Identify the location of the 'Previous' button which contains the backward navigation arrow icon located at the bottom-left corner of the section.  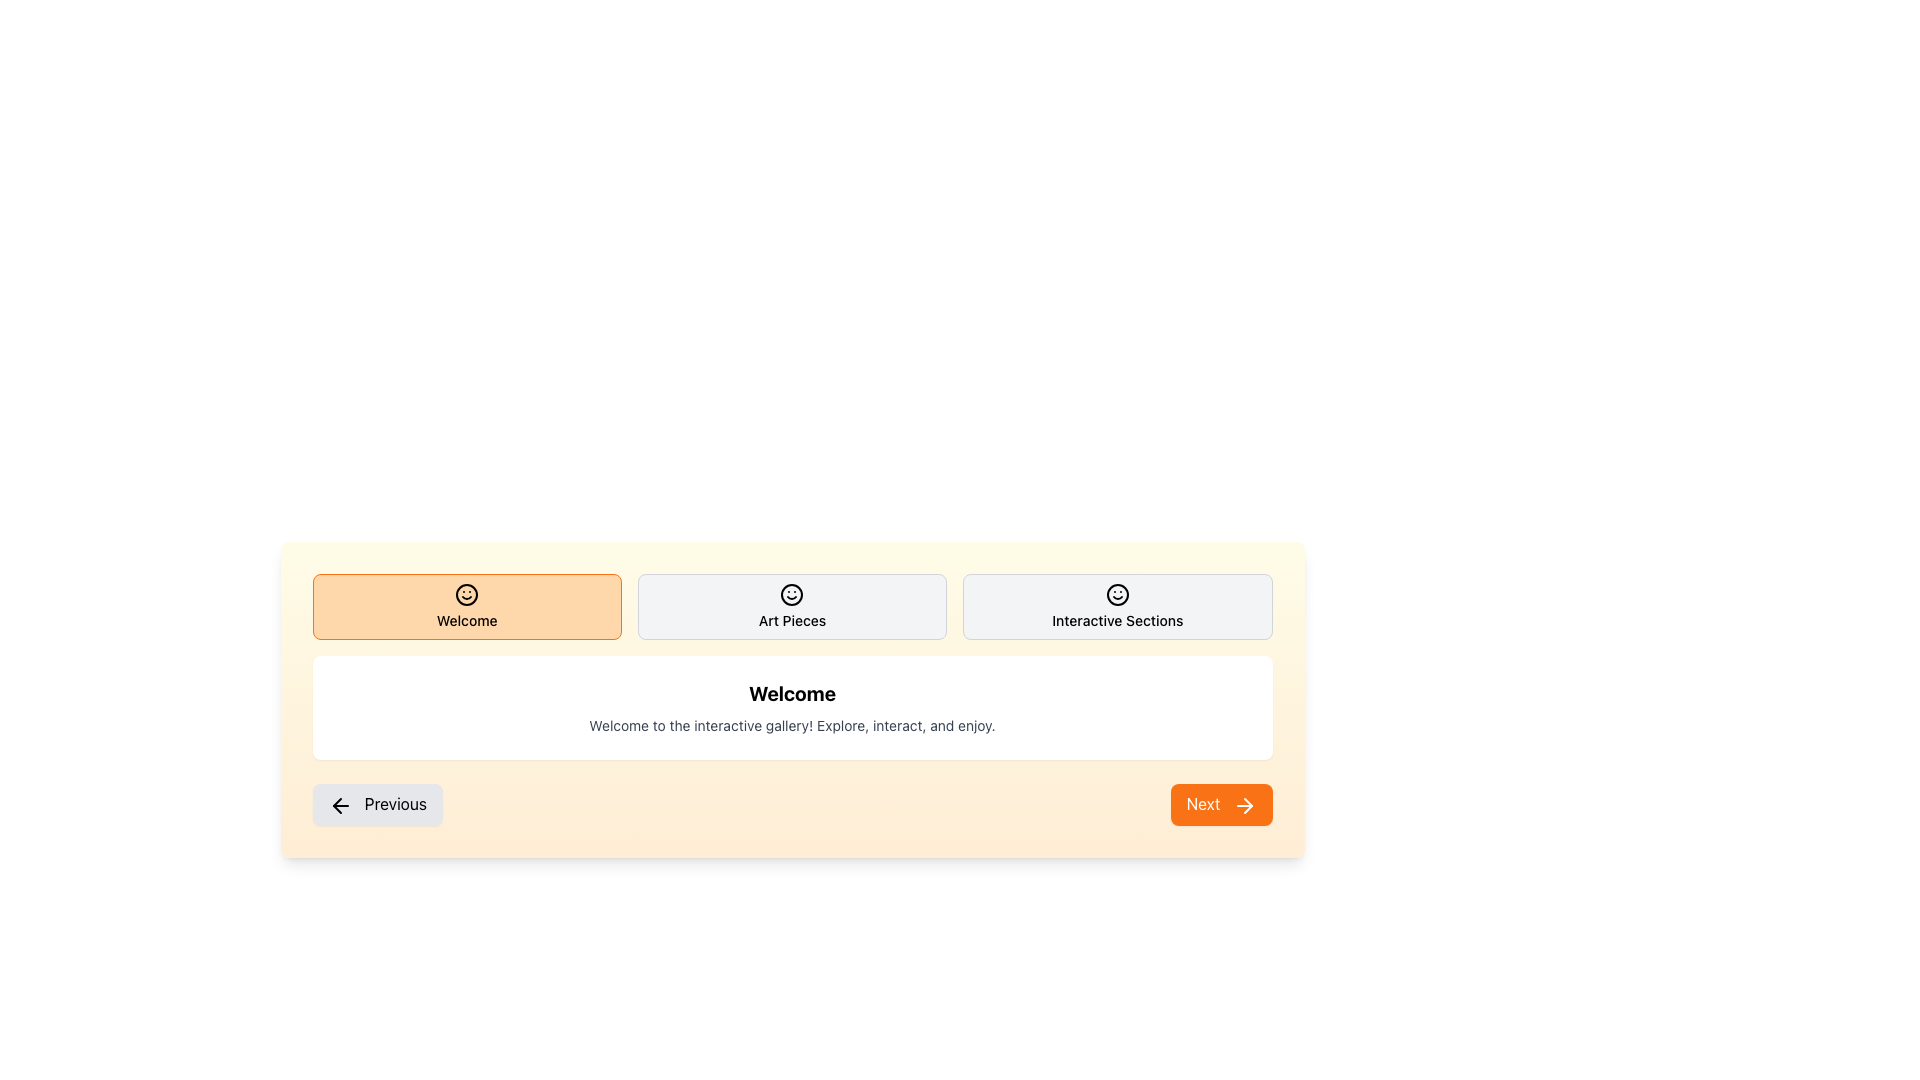
(340, 804).